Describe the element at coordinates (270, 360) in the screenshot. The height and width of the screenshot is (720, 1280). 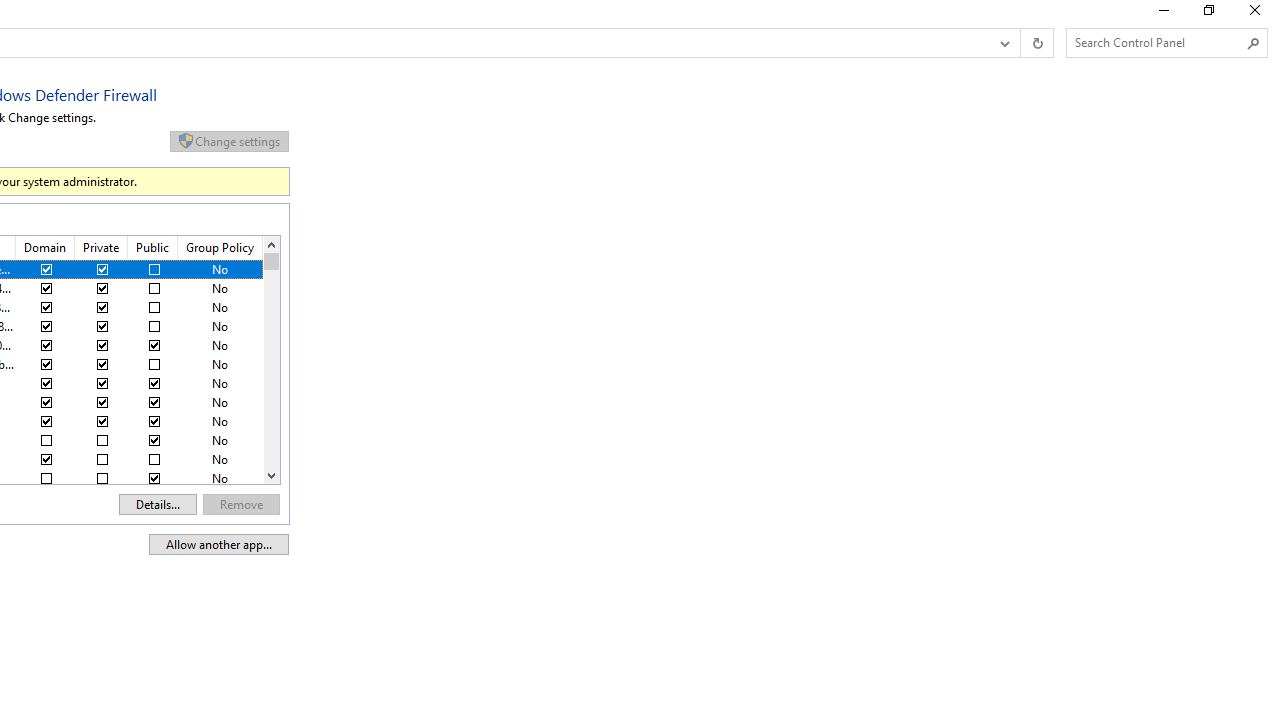
I see `'Vertical'` at that location.